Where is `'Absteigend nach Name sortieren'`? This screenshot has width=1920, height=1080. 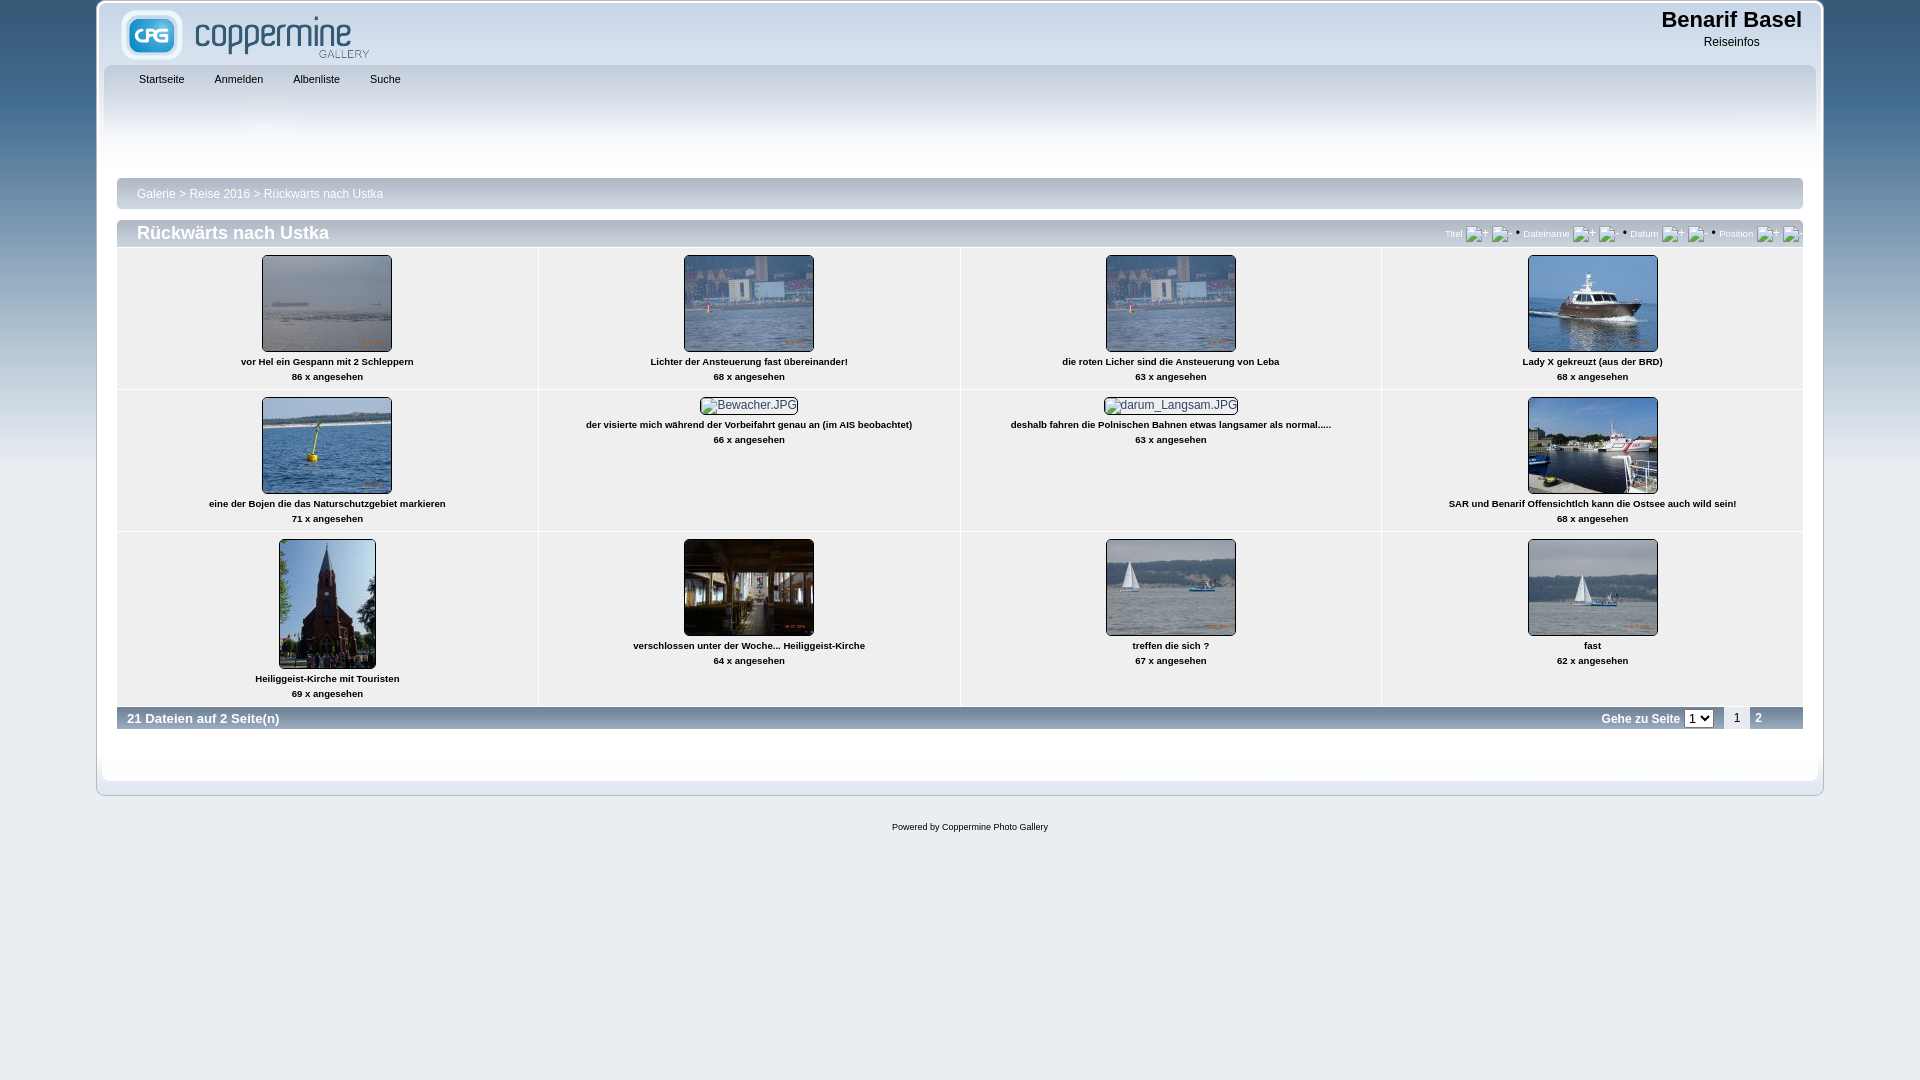 'Absteigend nach Name sortieren' is located at coordinates (1608, 231).